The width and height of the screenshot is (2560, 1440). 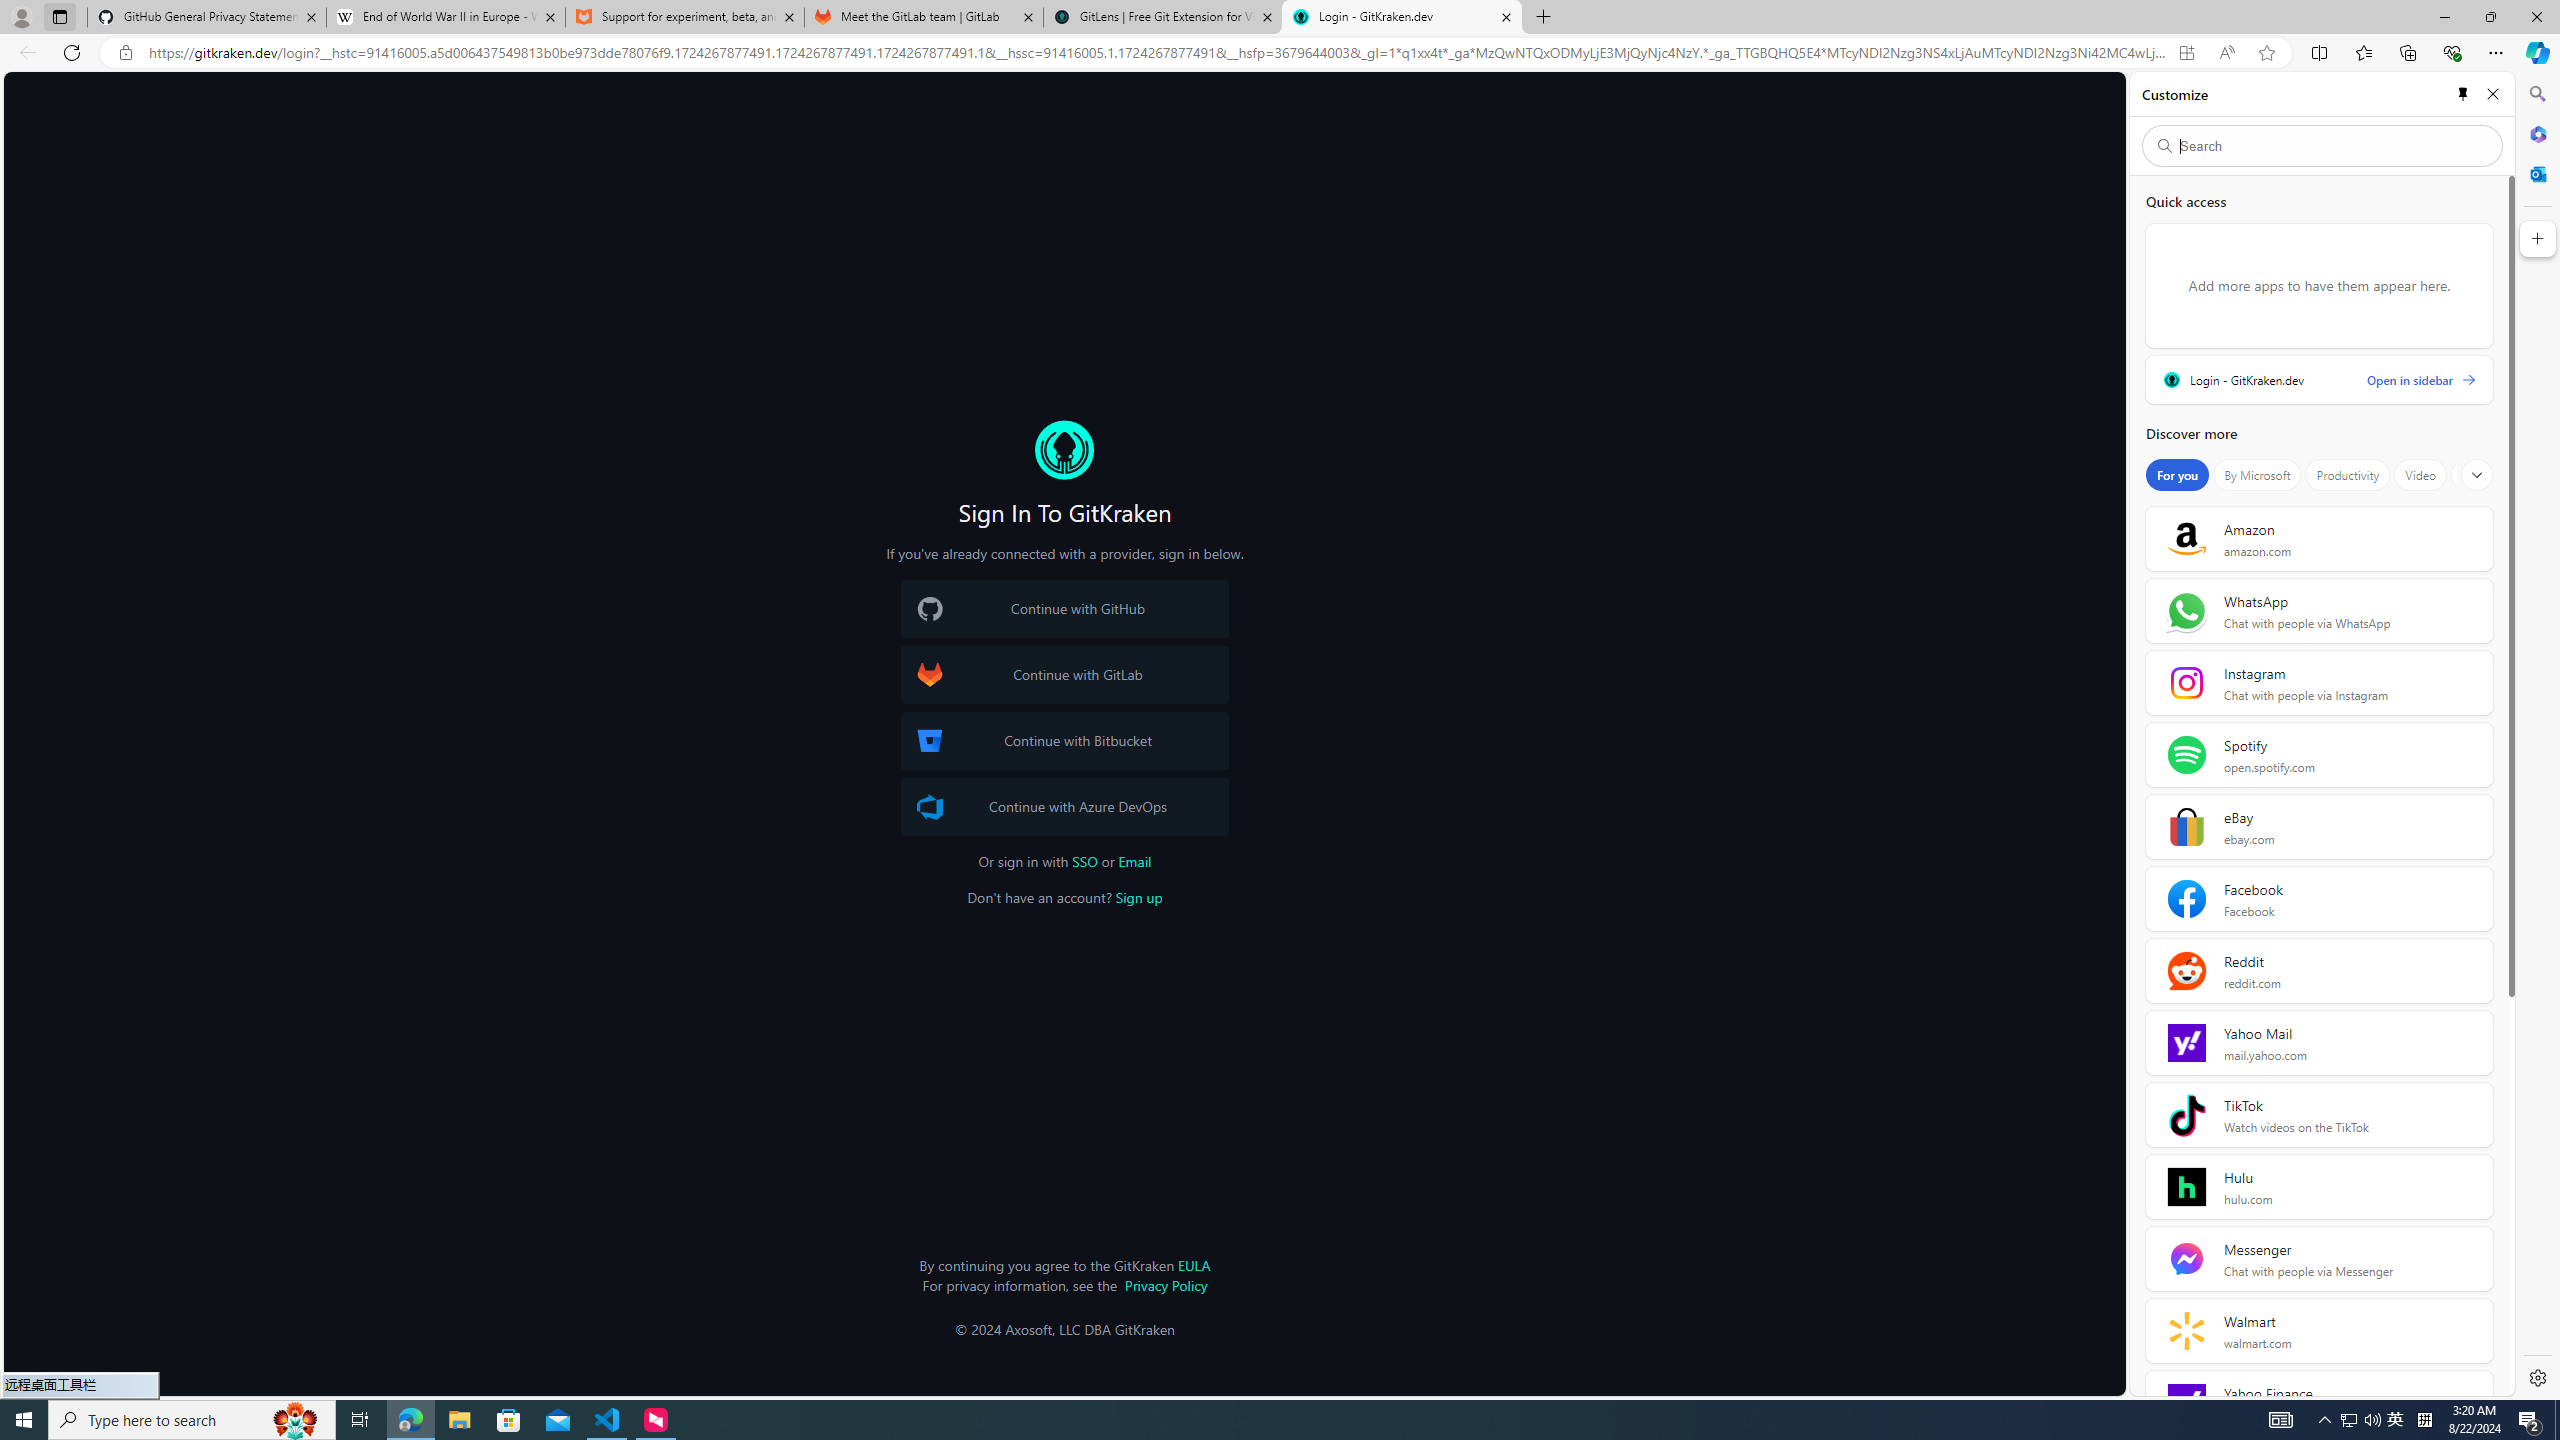 I want to click on 'GitHub Logo', so click(x=929, y=608).